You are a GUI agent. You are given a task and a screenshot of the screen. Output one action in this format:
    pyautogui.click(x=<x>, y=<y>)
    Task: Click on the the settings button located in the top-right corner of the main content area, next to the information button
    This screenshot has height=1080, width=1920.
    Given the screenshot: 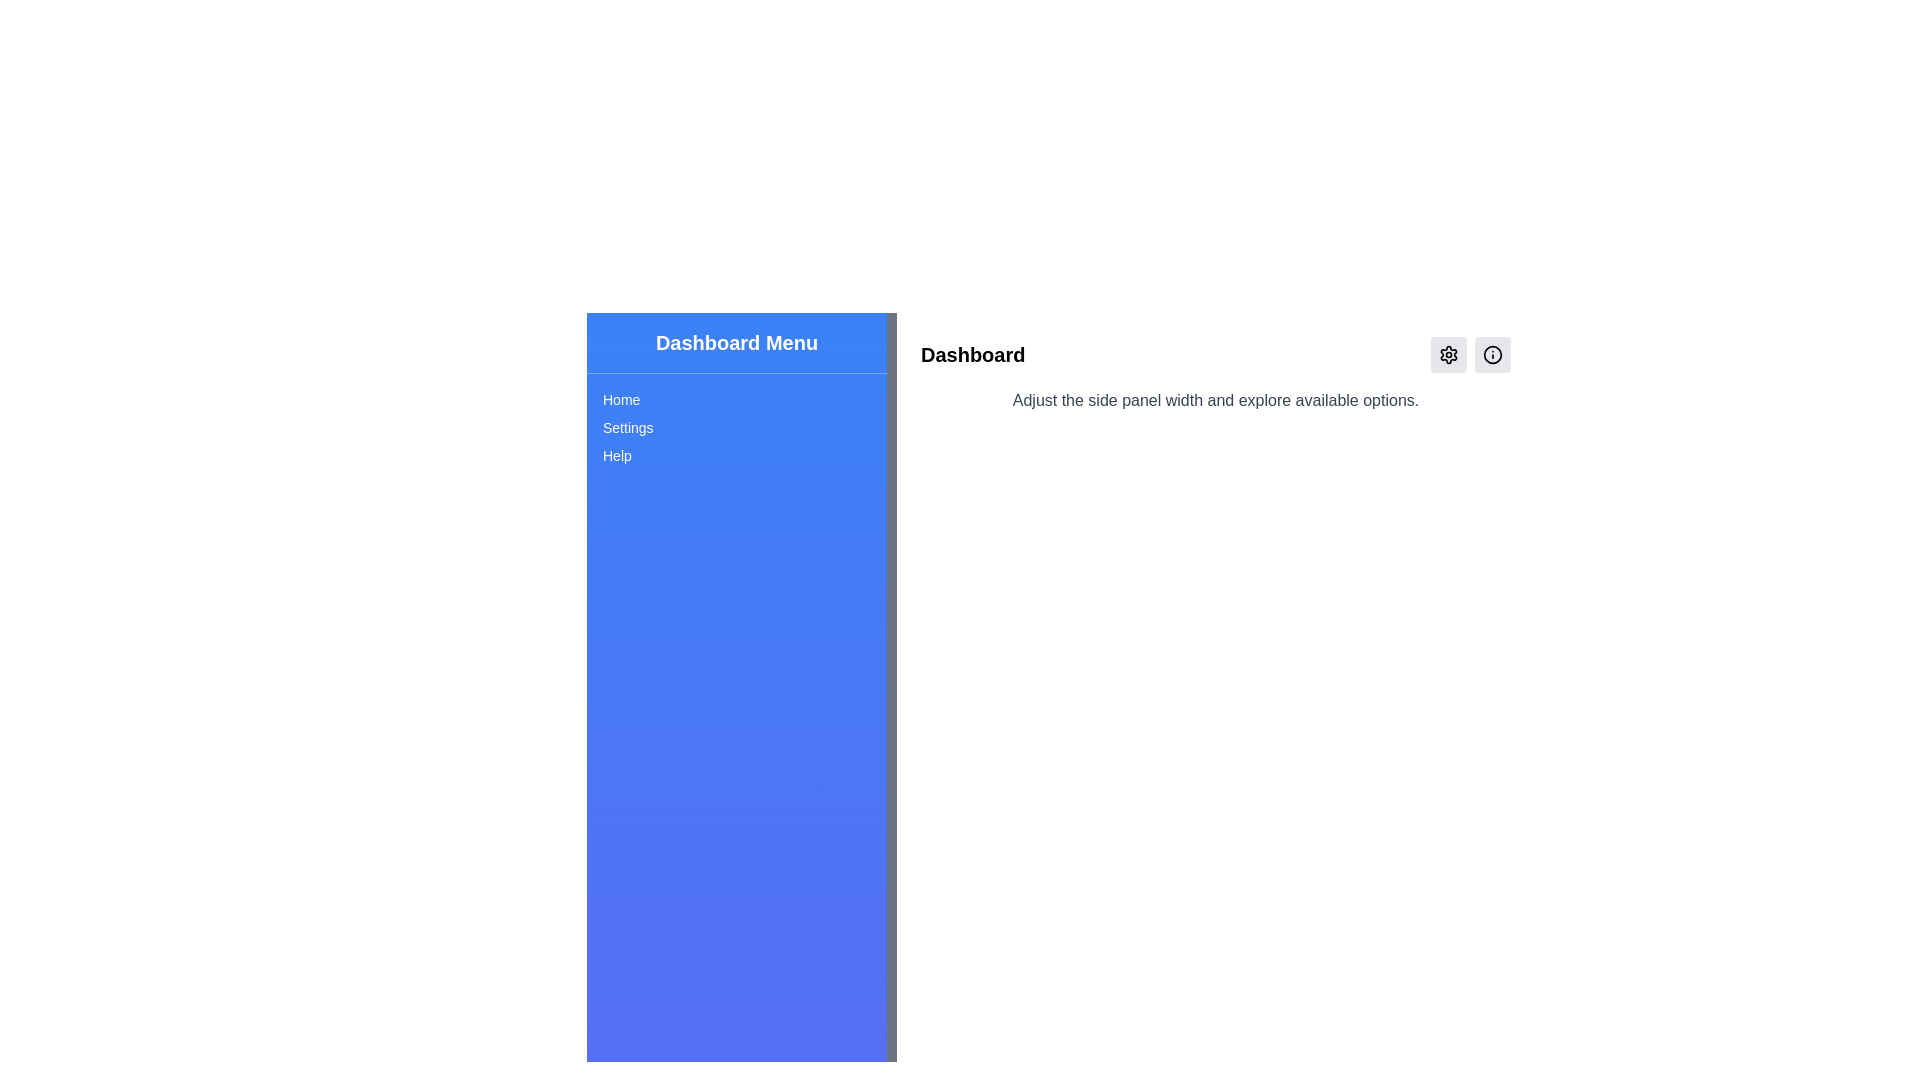 What is the action you would take?
    pyautogui.click(x=1449, y=353)
    